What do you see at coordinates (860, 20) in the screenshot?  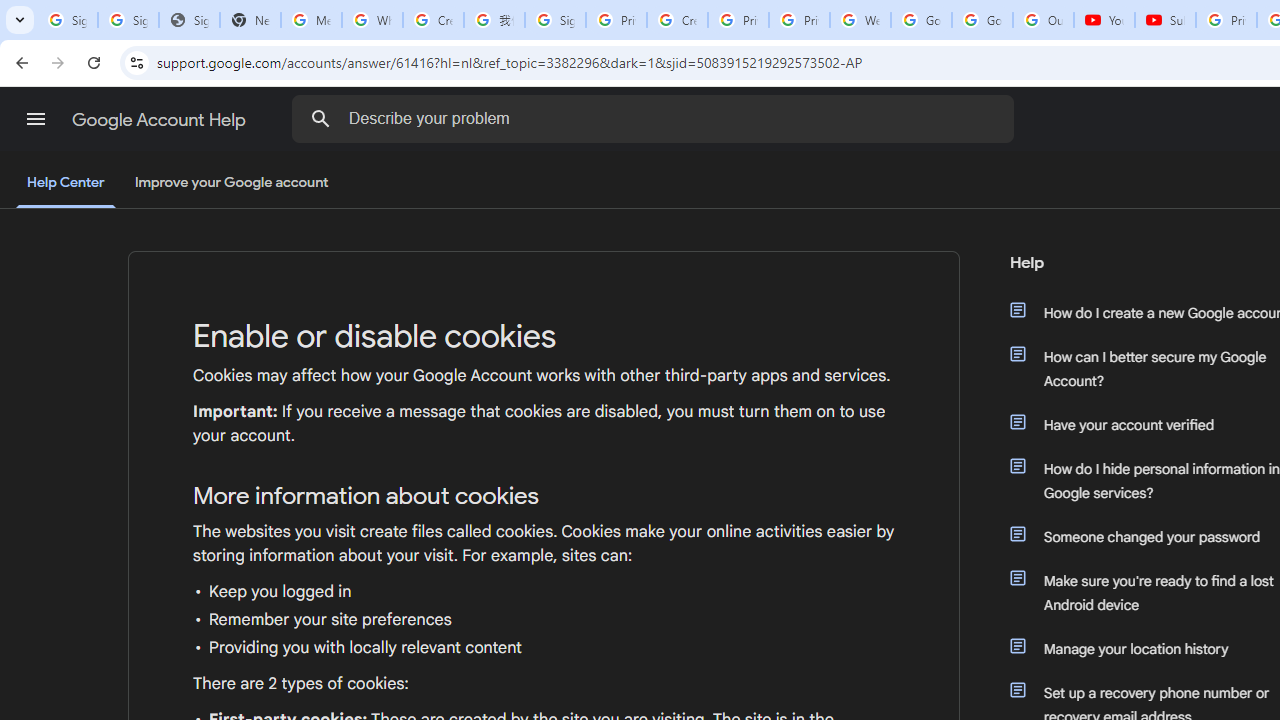 I see `'Welcome to My Activity'` at bounding box center [860, 20].